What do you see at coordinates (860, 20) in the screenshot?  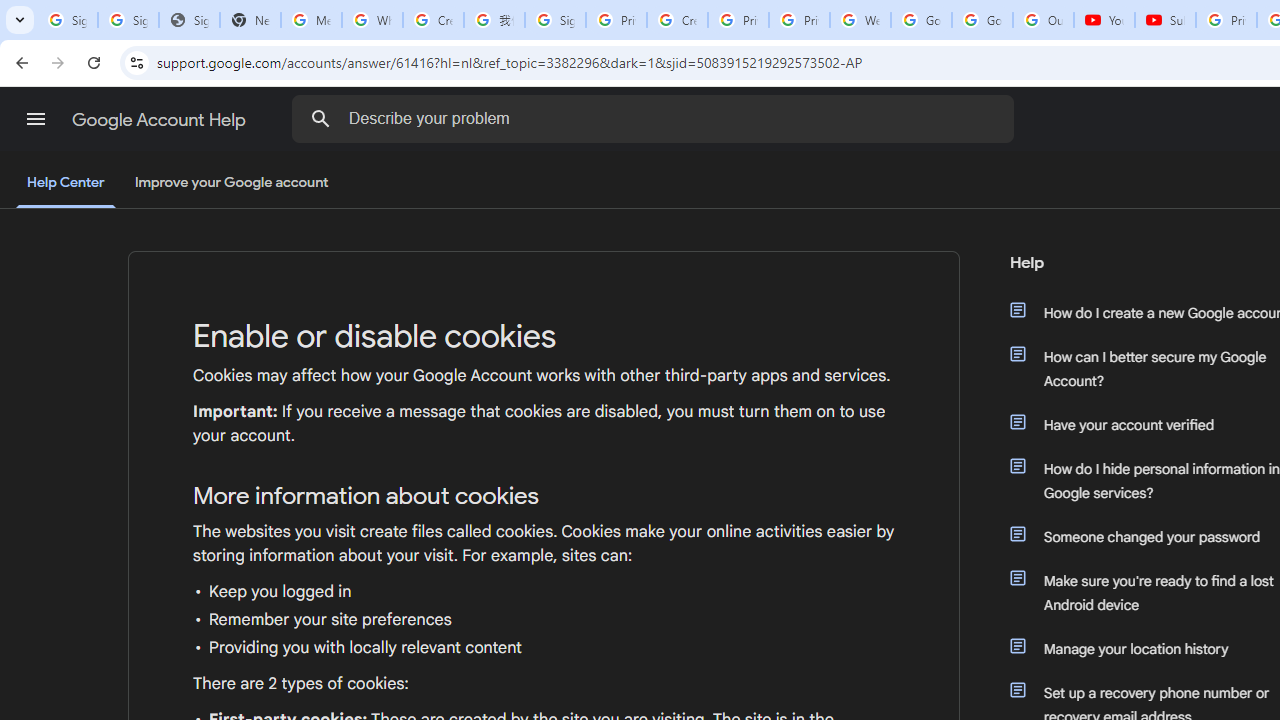 I see `'Welcome to My Activity'` at bounding box center [860, 20].